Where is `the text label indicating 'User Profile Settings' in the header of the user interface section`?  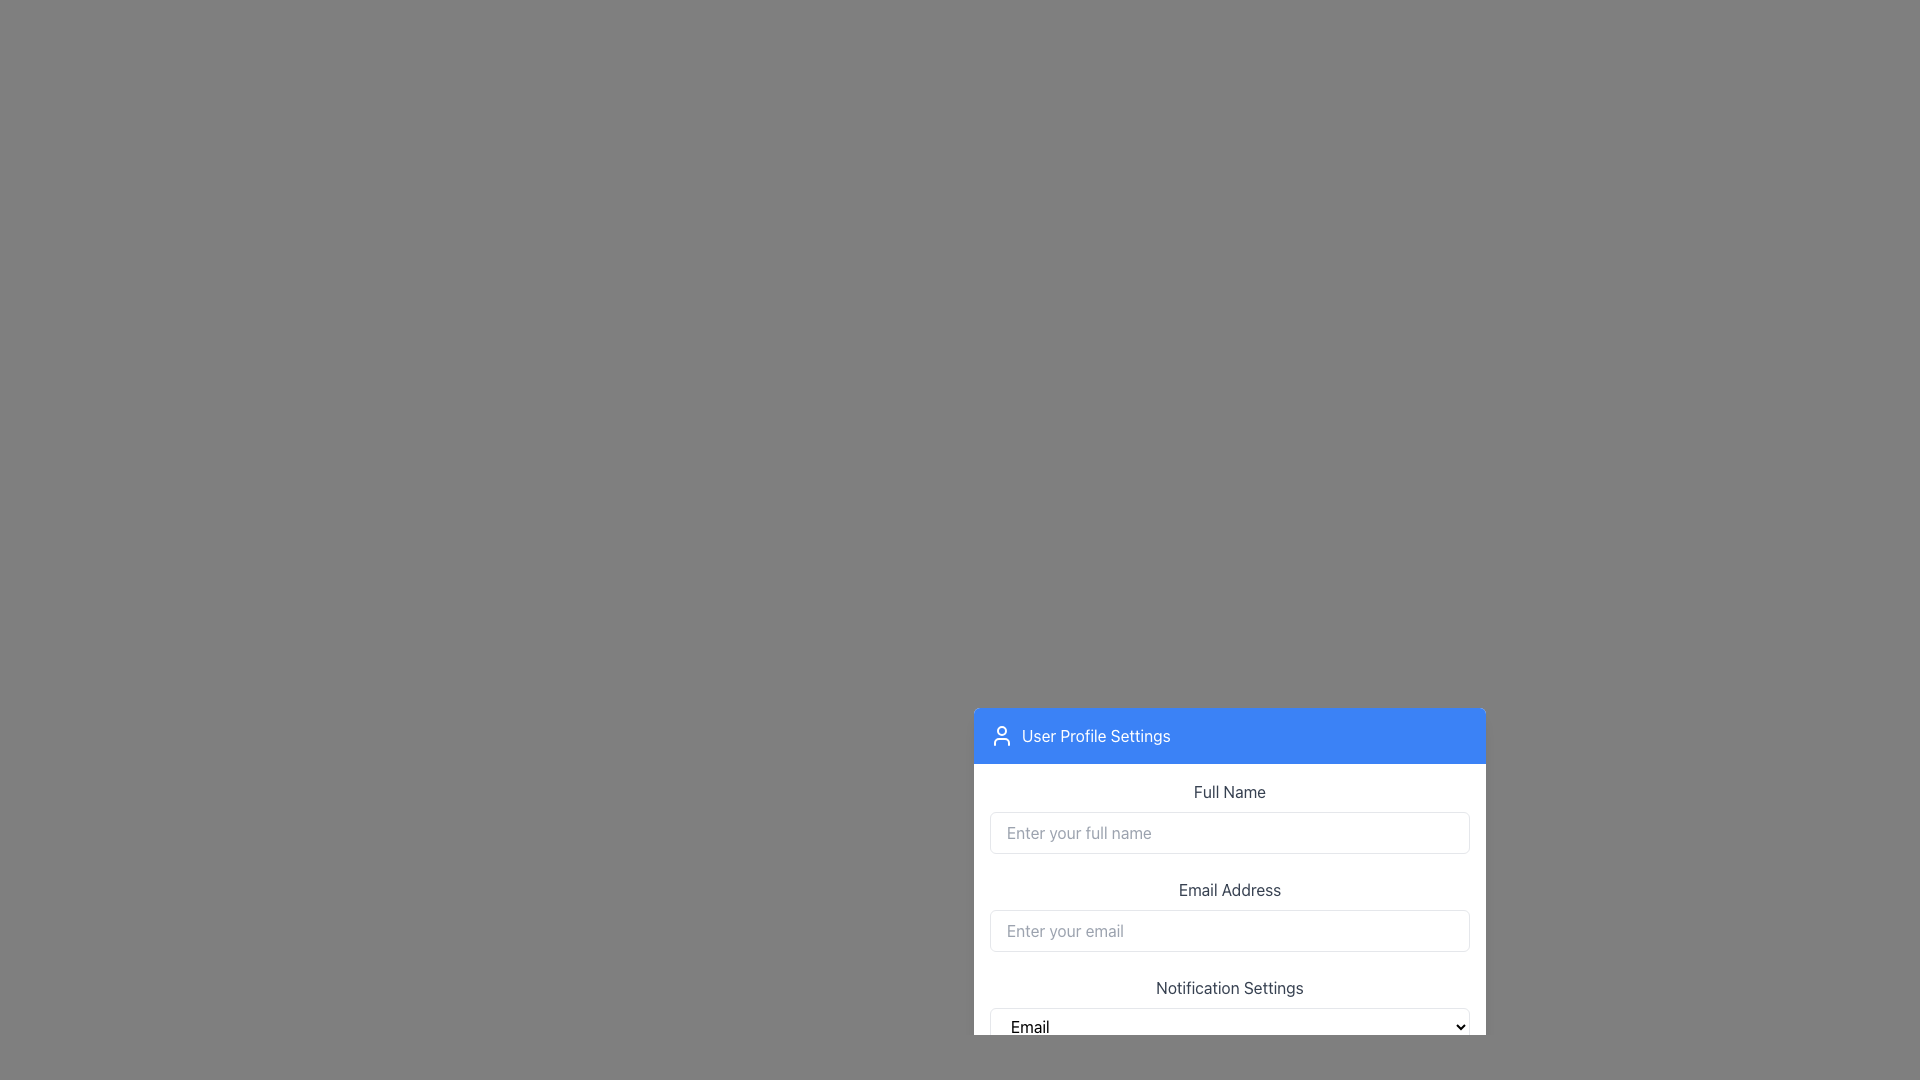 the text label indicating 'User Profile Settings' in the header of the user interface section is located at coordinates (1095, 735).